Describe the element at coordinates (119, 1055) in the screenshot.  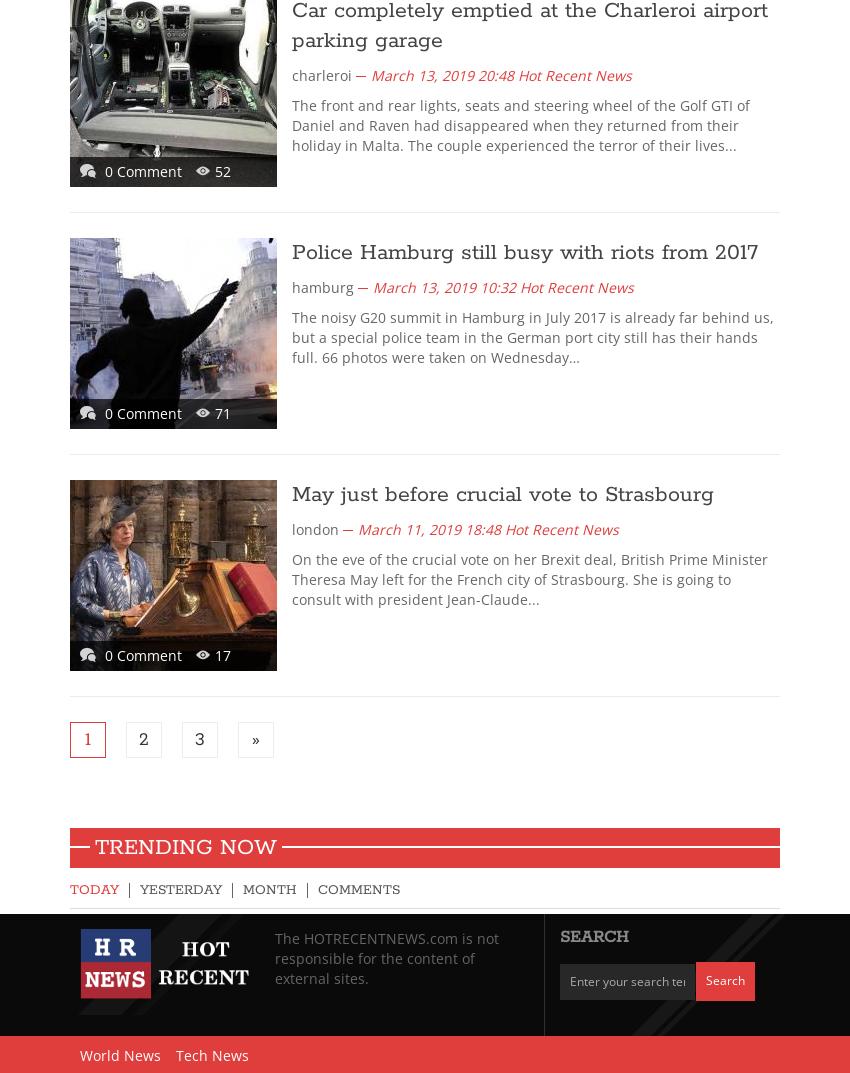
I see `'World News'` at that location.